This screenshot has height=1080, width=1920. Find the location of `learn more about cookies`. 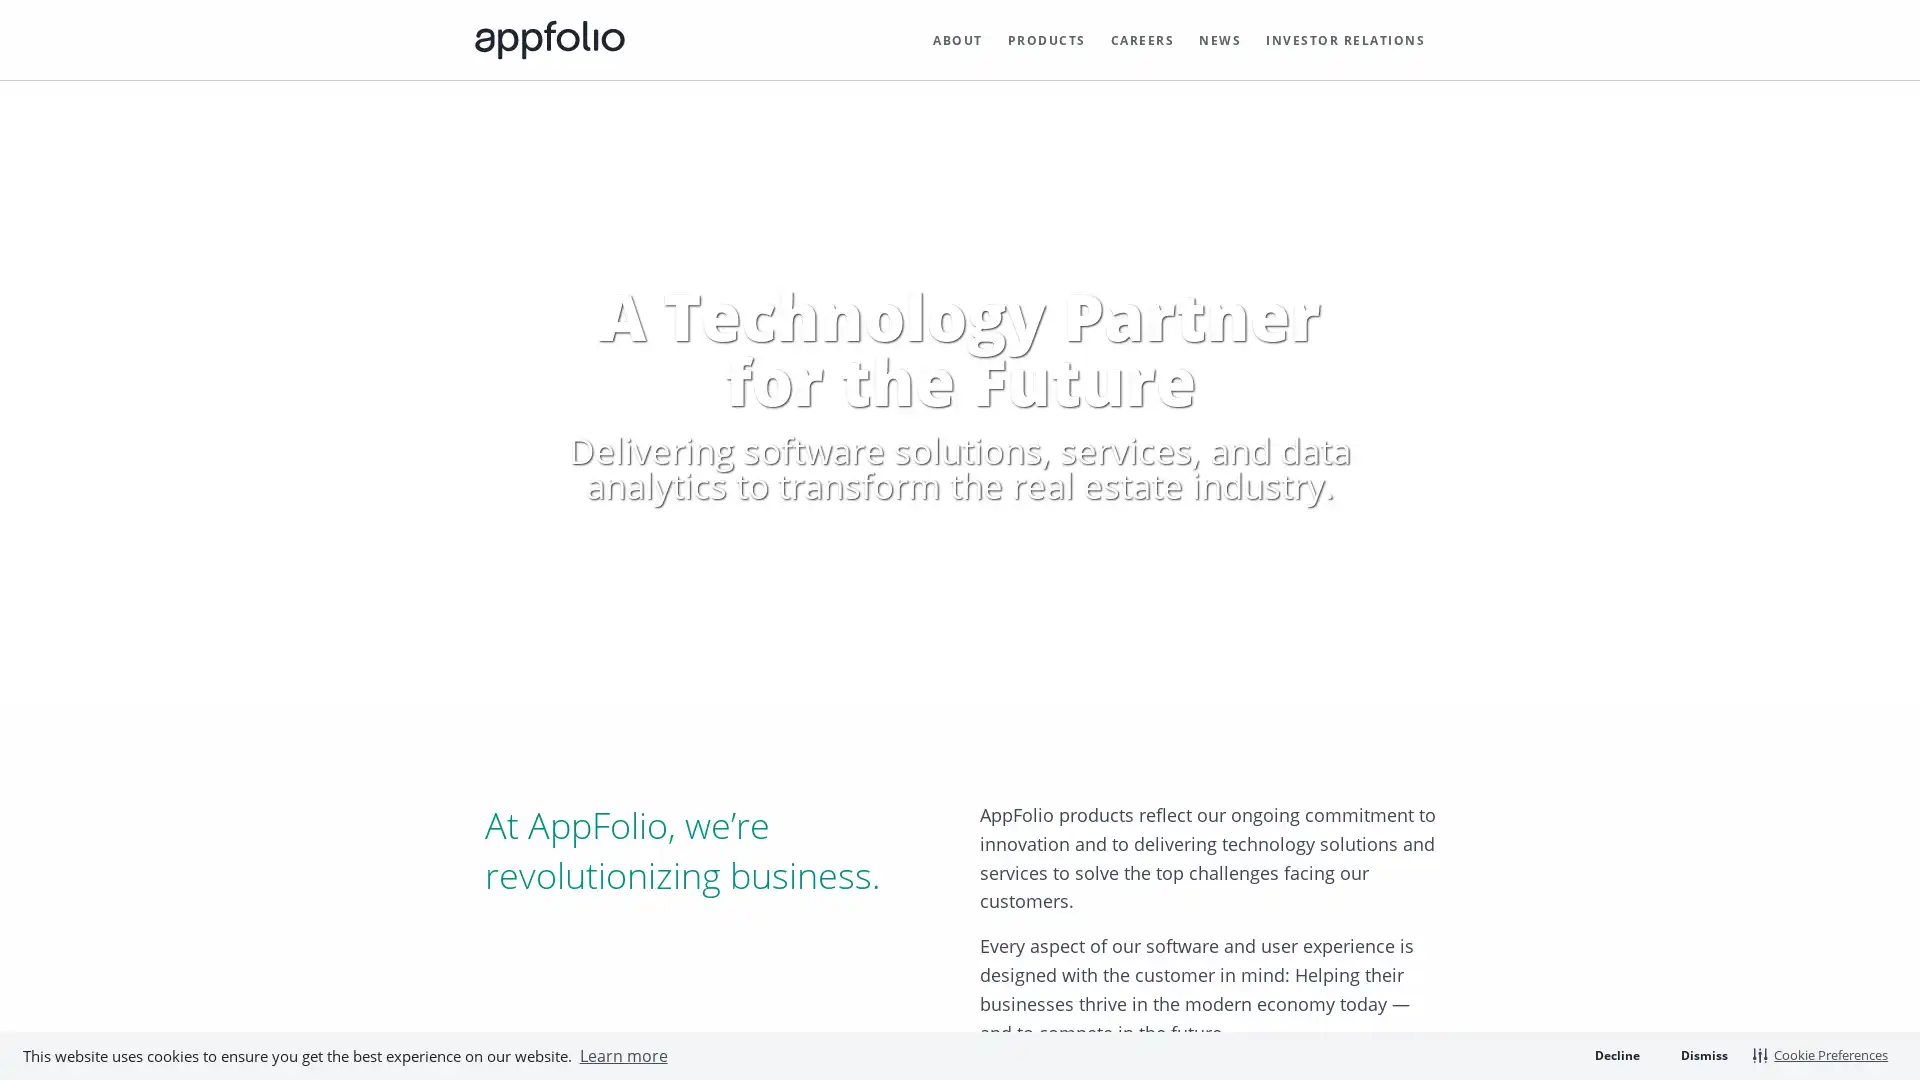

learn more about cookies is located at coordinates (622, 1054).